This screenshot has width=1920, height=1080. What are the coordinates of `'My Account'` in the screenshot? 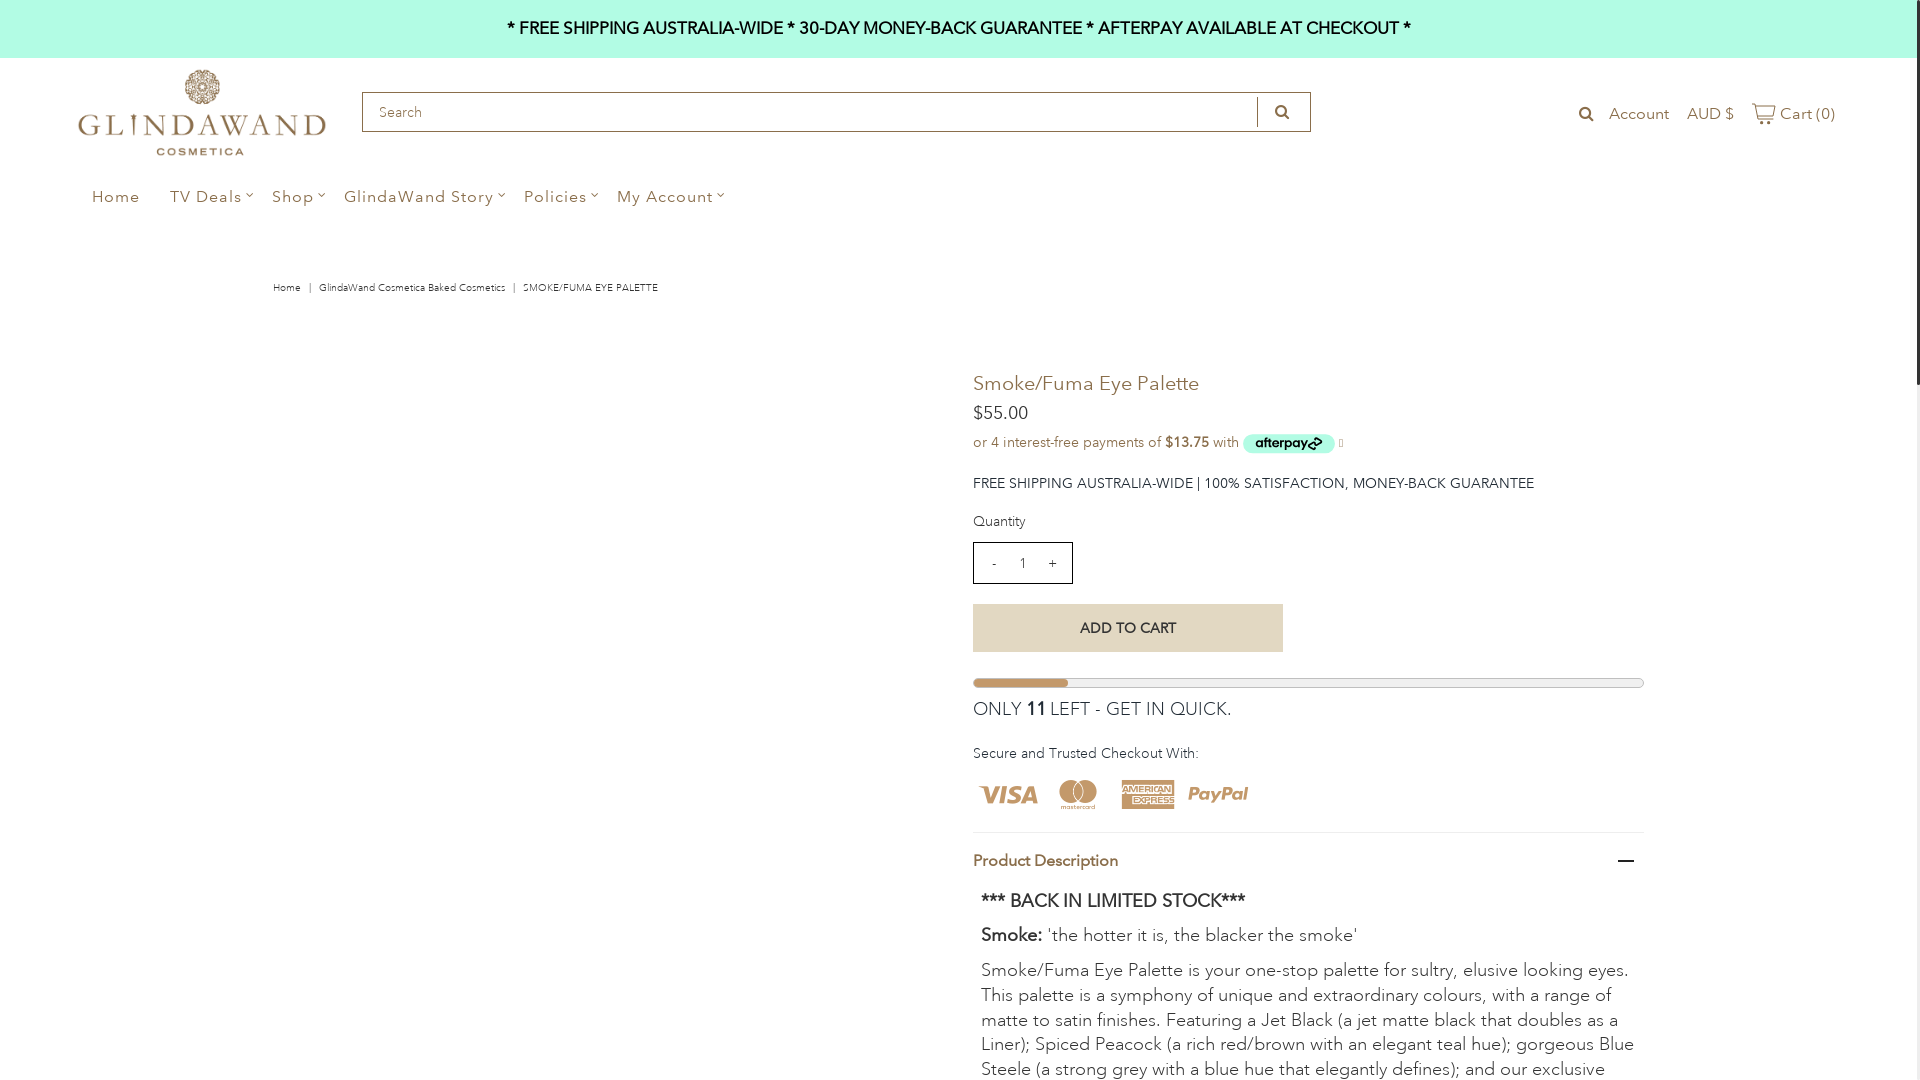 It's located at (665, 196).